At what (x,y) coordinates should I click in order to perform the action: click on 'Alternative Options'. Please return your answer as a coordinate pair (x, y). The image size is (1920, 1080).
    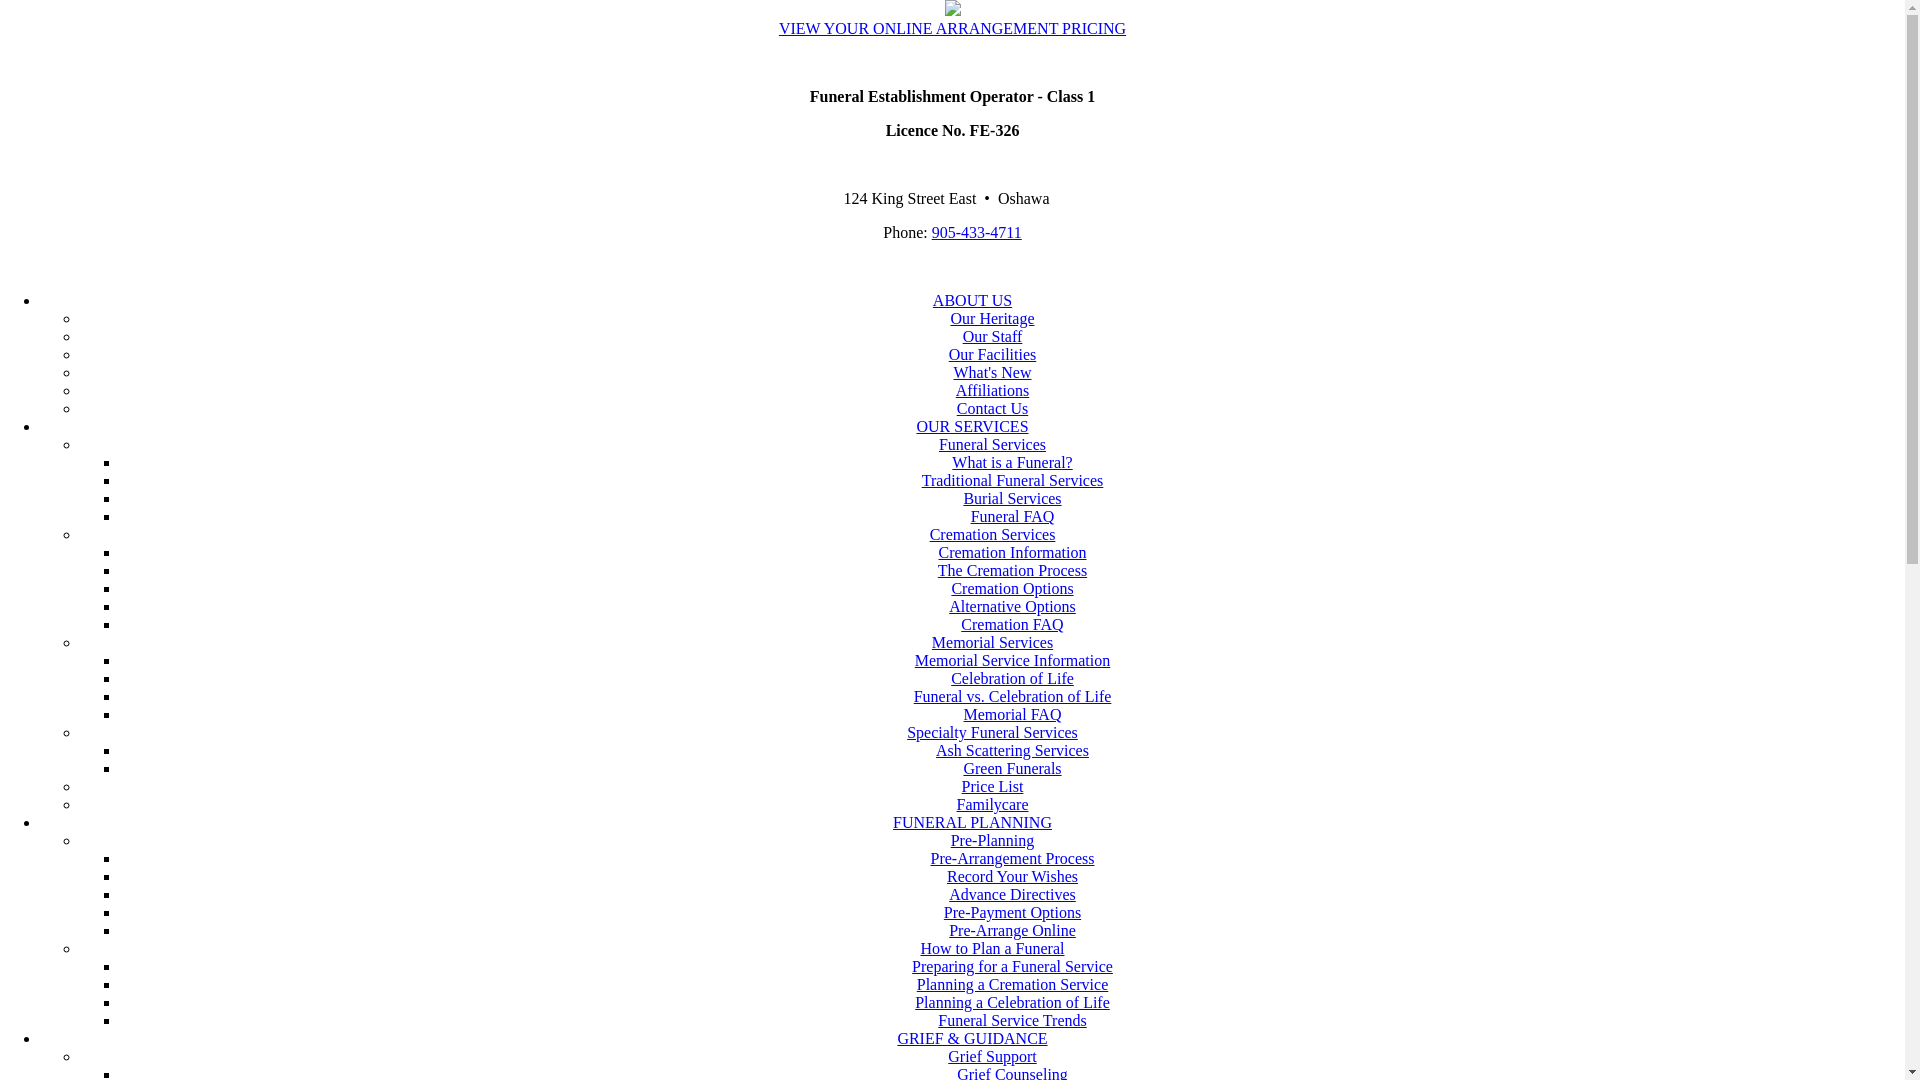
    Looking at the image, I should click on (1012, 605).